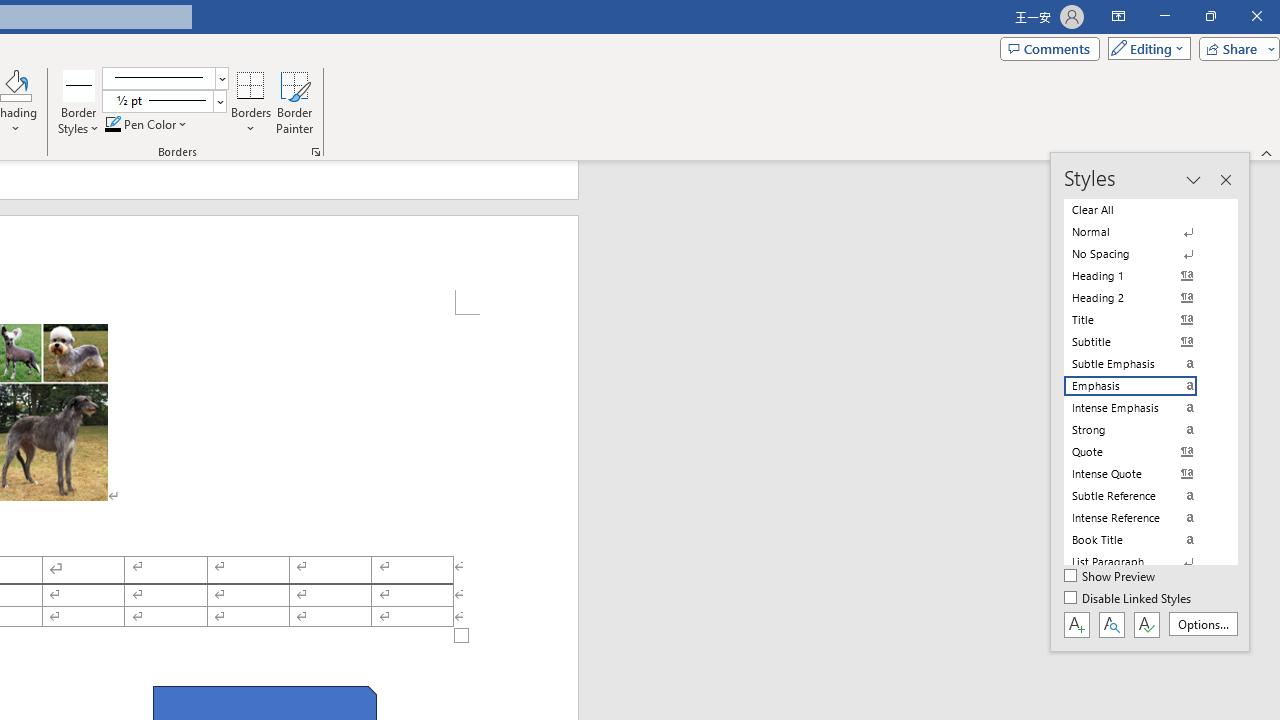 This screenshot has width=1280, height=720. I want to click on 'Book Title', so click(1142, 540).